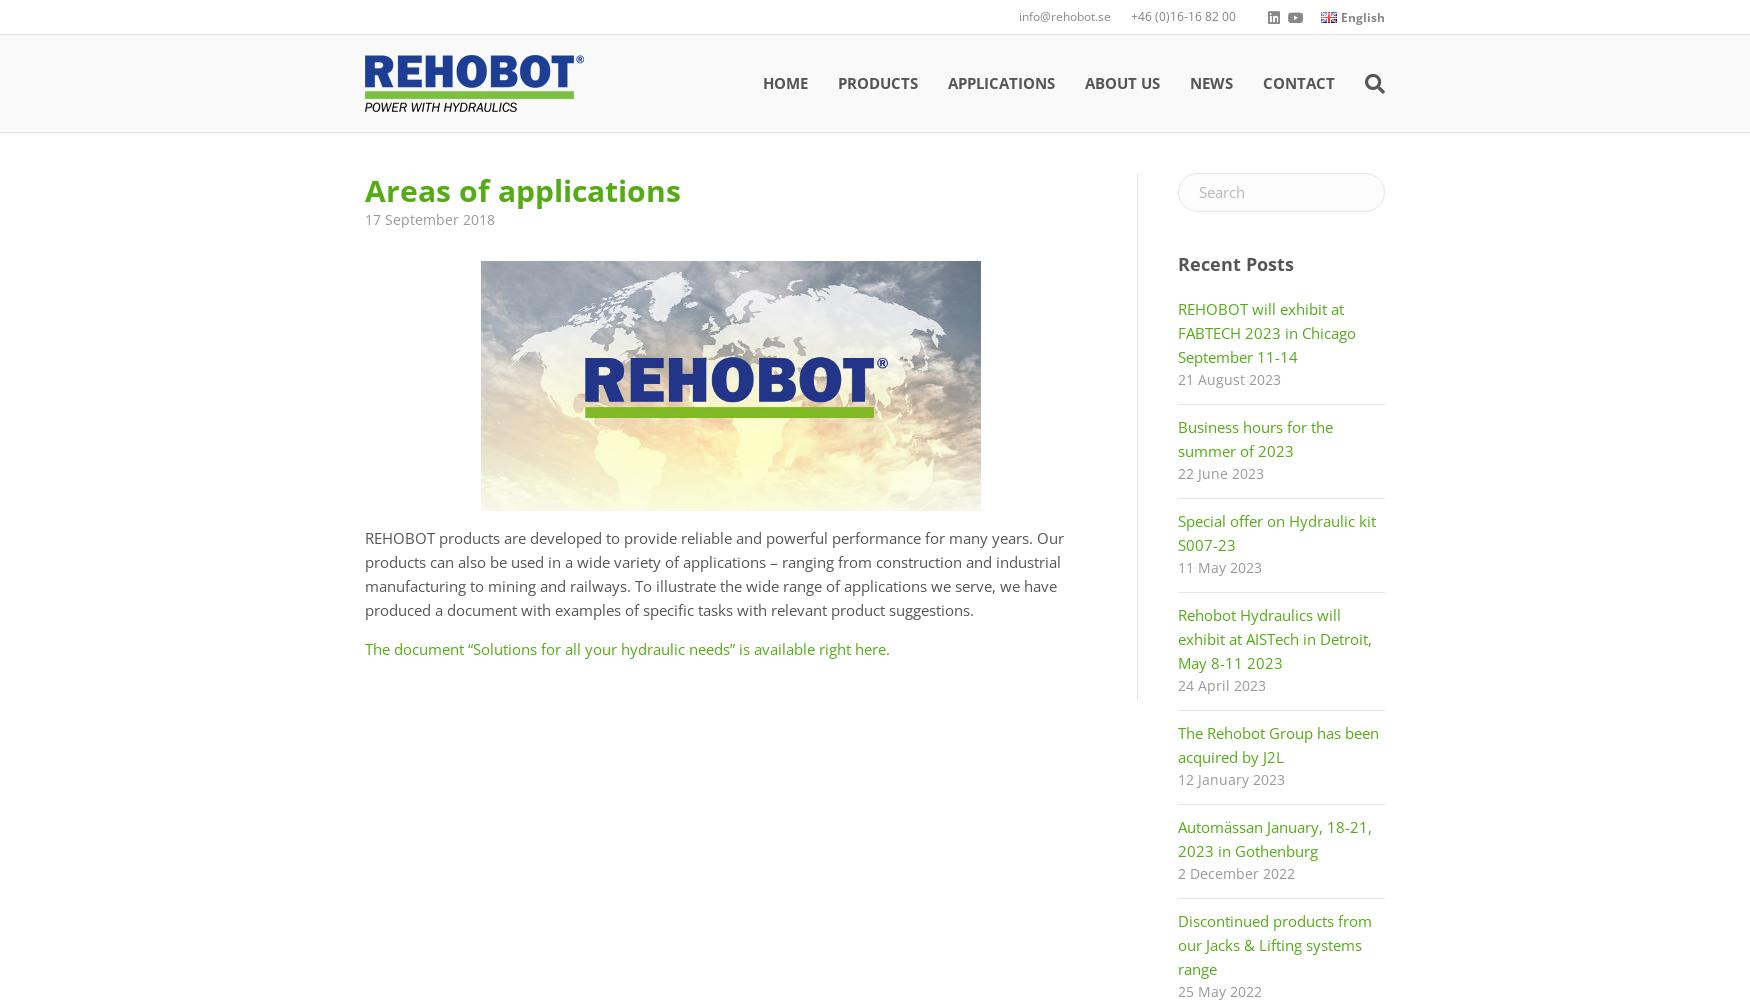  Describe the element at coordinates (1234, 264) in the screenshot. I see `'Recent Posts'` at that location.